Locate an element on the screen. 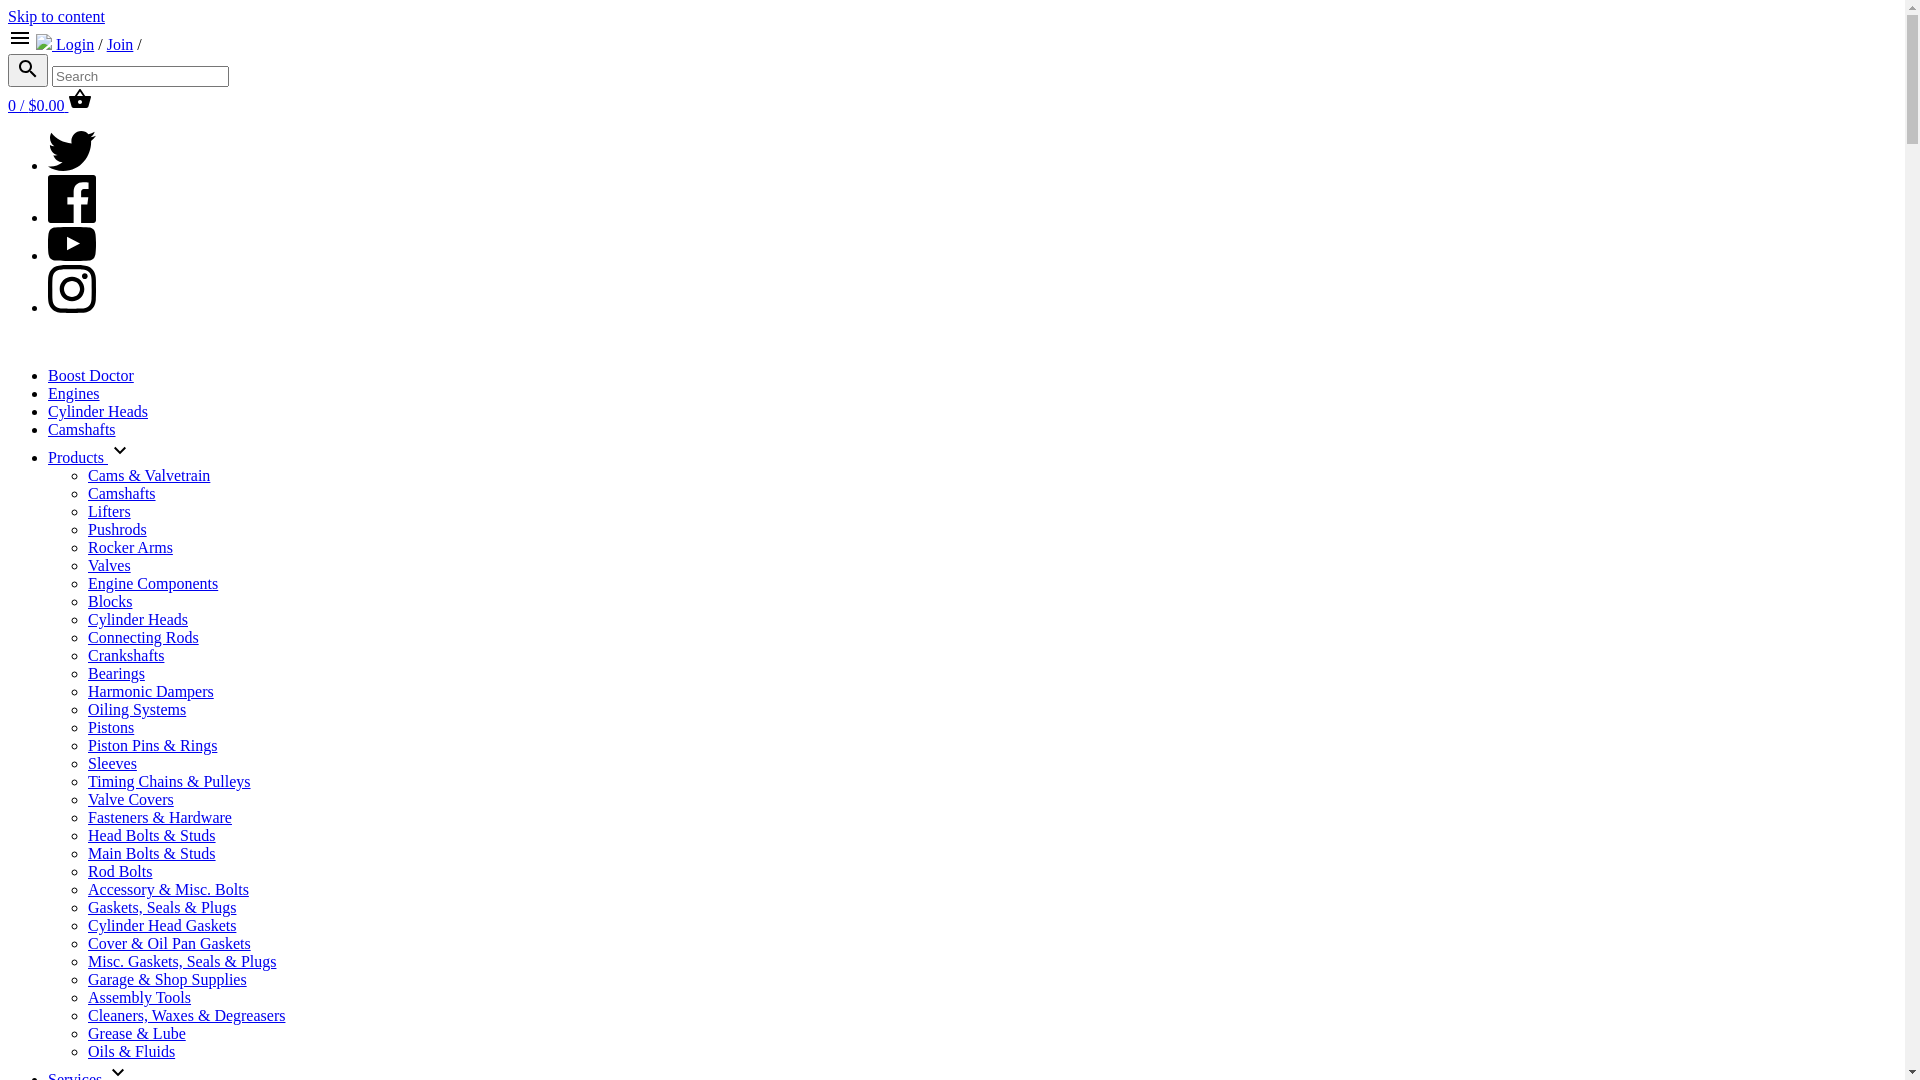 The width and height of the screenshot is (1920, 1080). 'Fasteners & Hardware' is located at coordinates (158, 817).